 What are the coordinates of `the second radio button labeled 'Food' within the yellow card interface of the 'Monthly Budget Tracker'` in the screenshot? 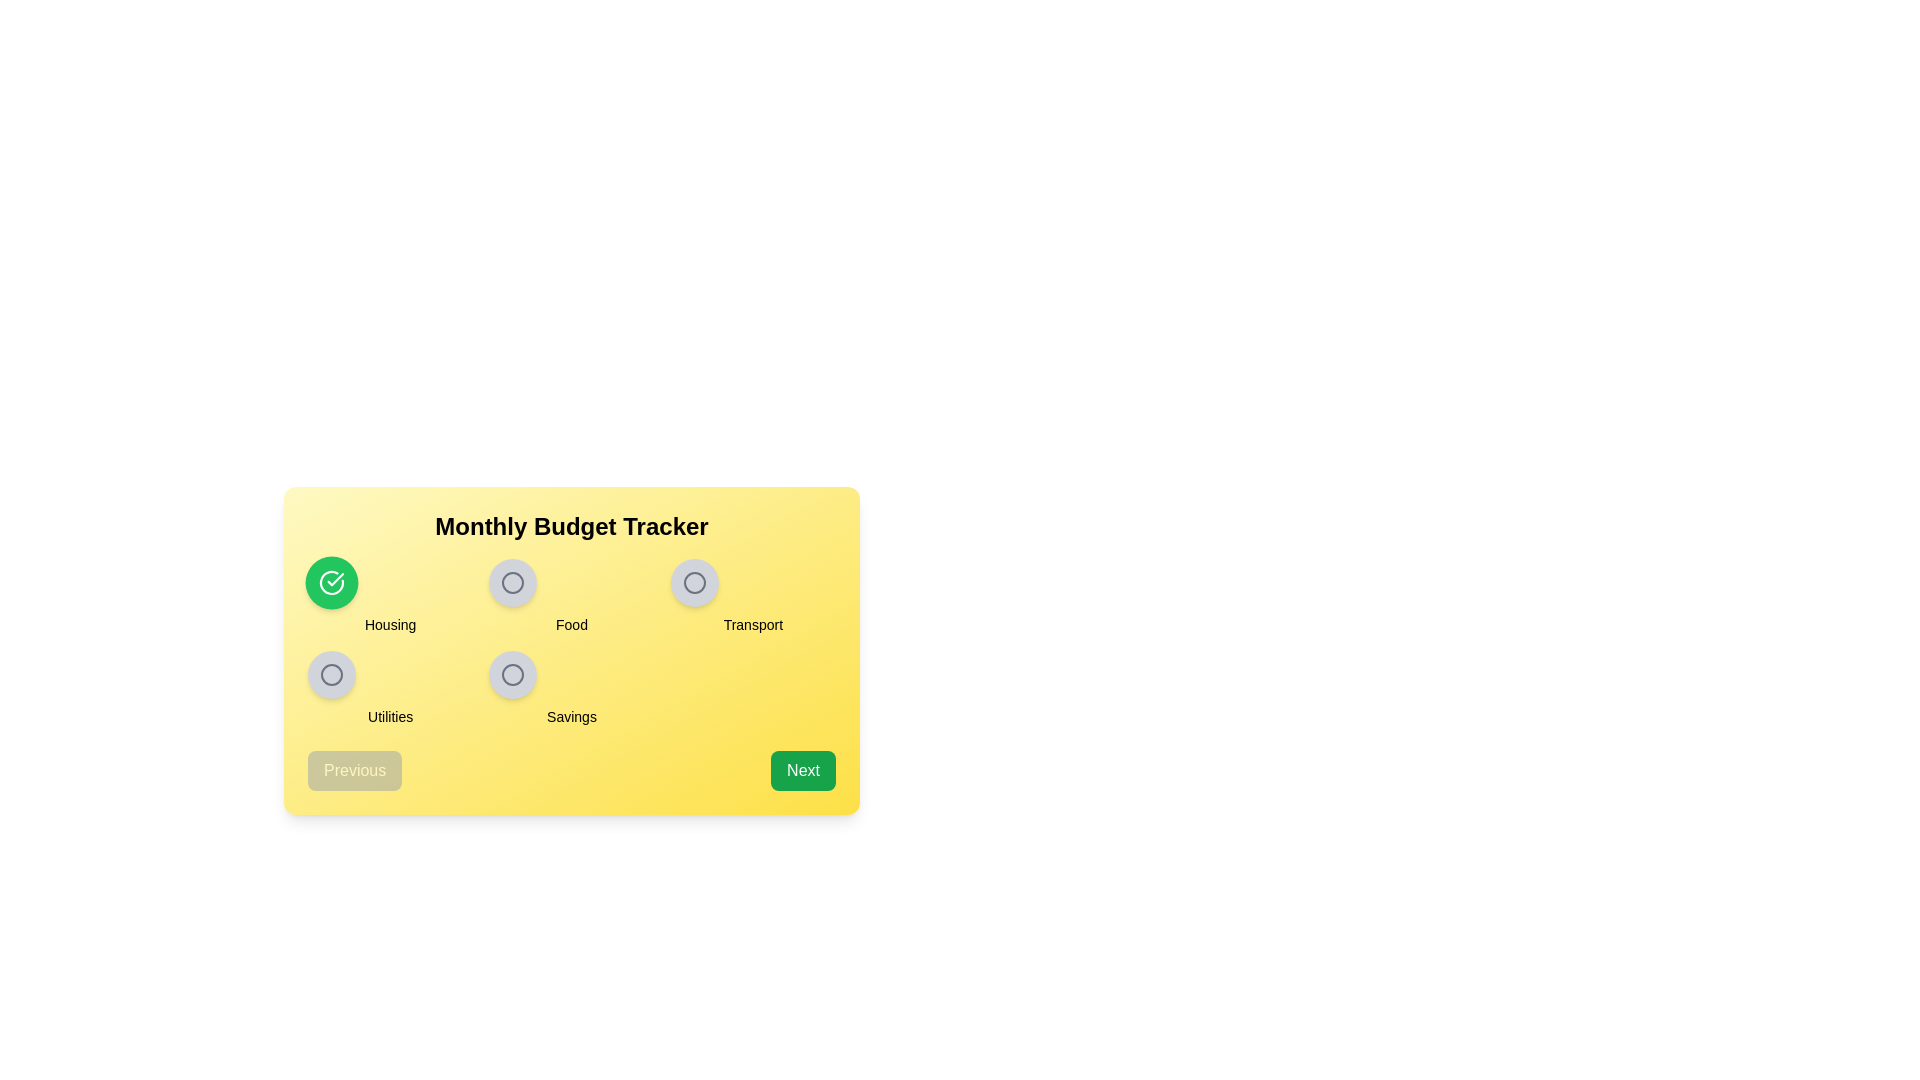 It's located at (513, 582).